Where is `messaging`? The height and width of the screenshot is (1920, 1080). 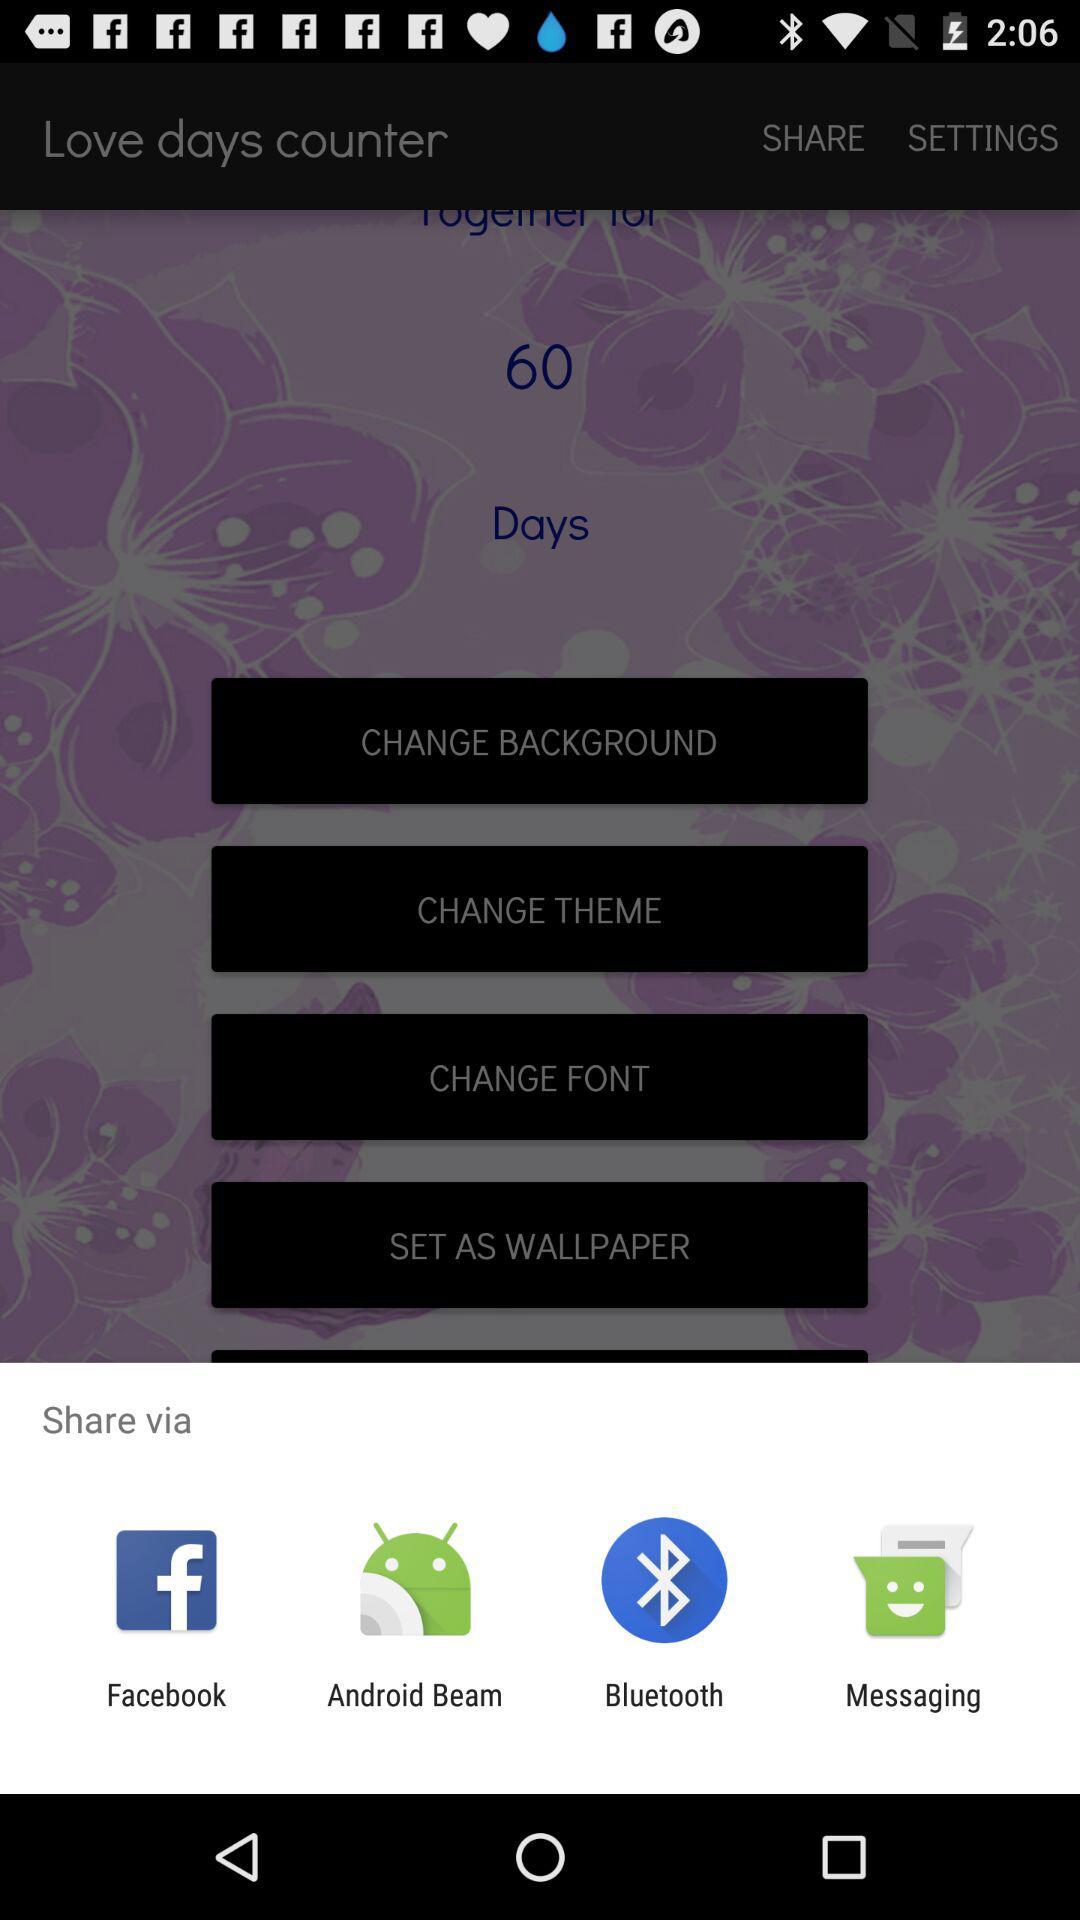
messaging is located at coordinates (913, 1711).